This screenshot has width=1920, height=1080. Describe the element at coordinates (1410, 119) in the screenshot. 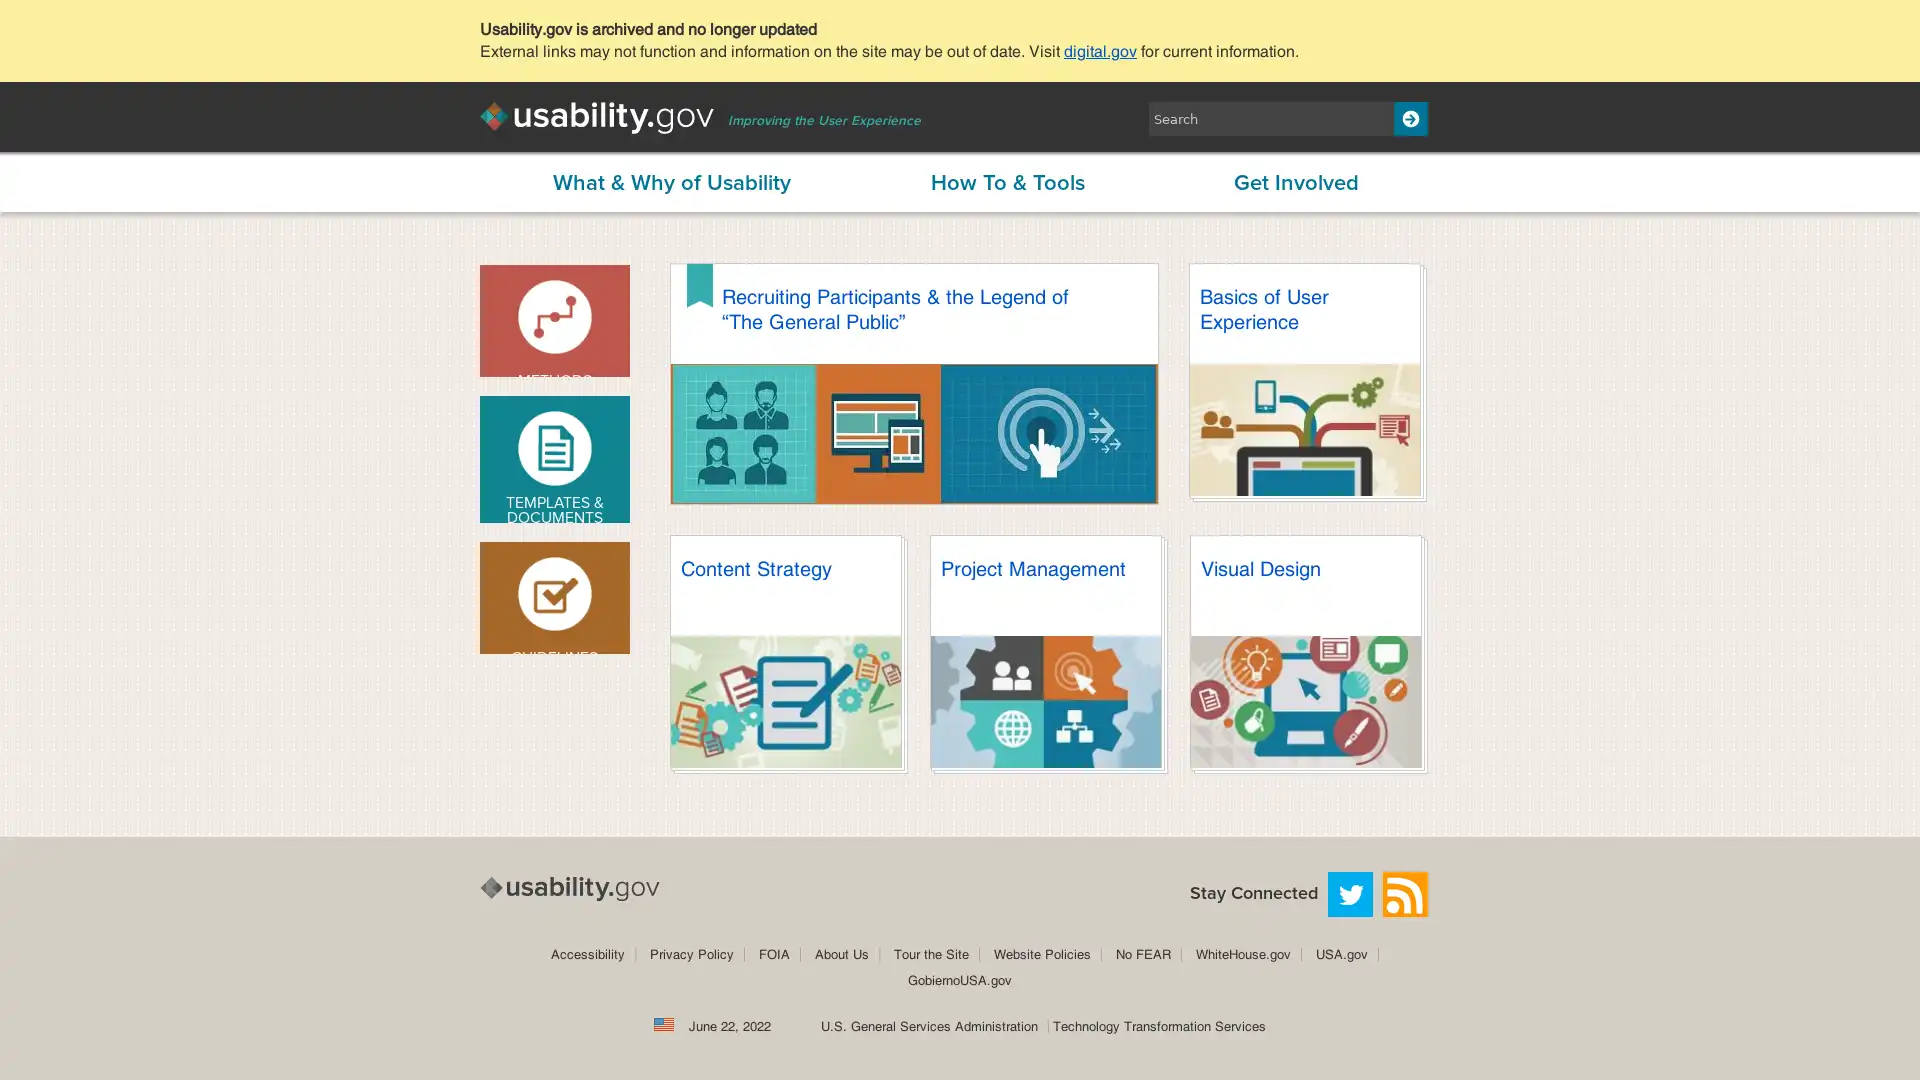

I see `Search` at that location.